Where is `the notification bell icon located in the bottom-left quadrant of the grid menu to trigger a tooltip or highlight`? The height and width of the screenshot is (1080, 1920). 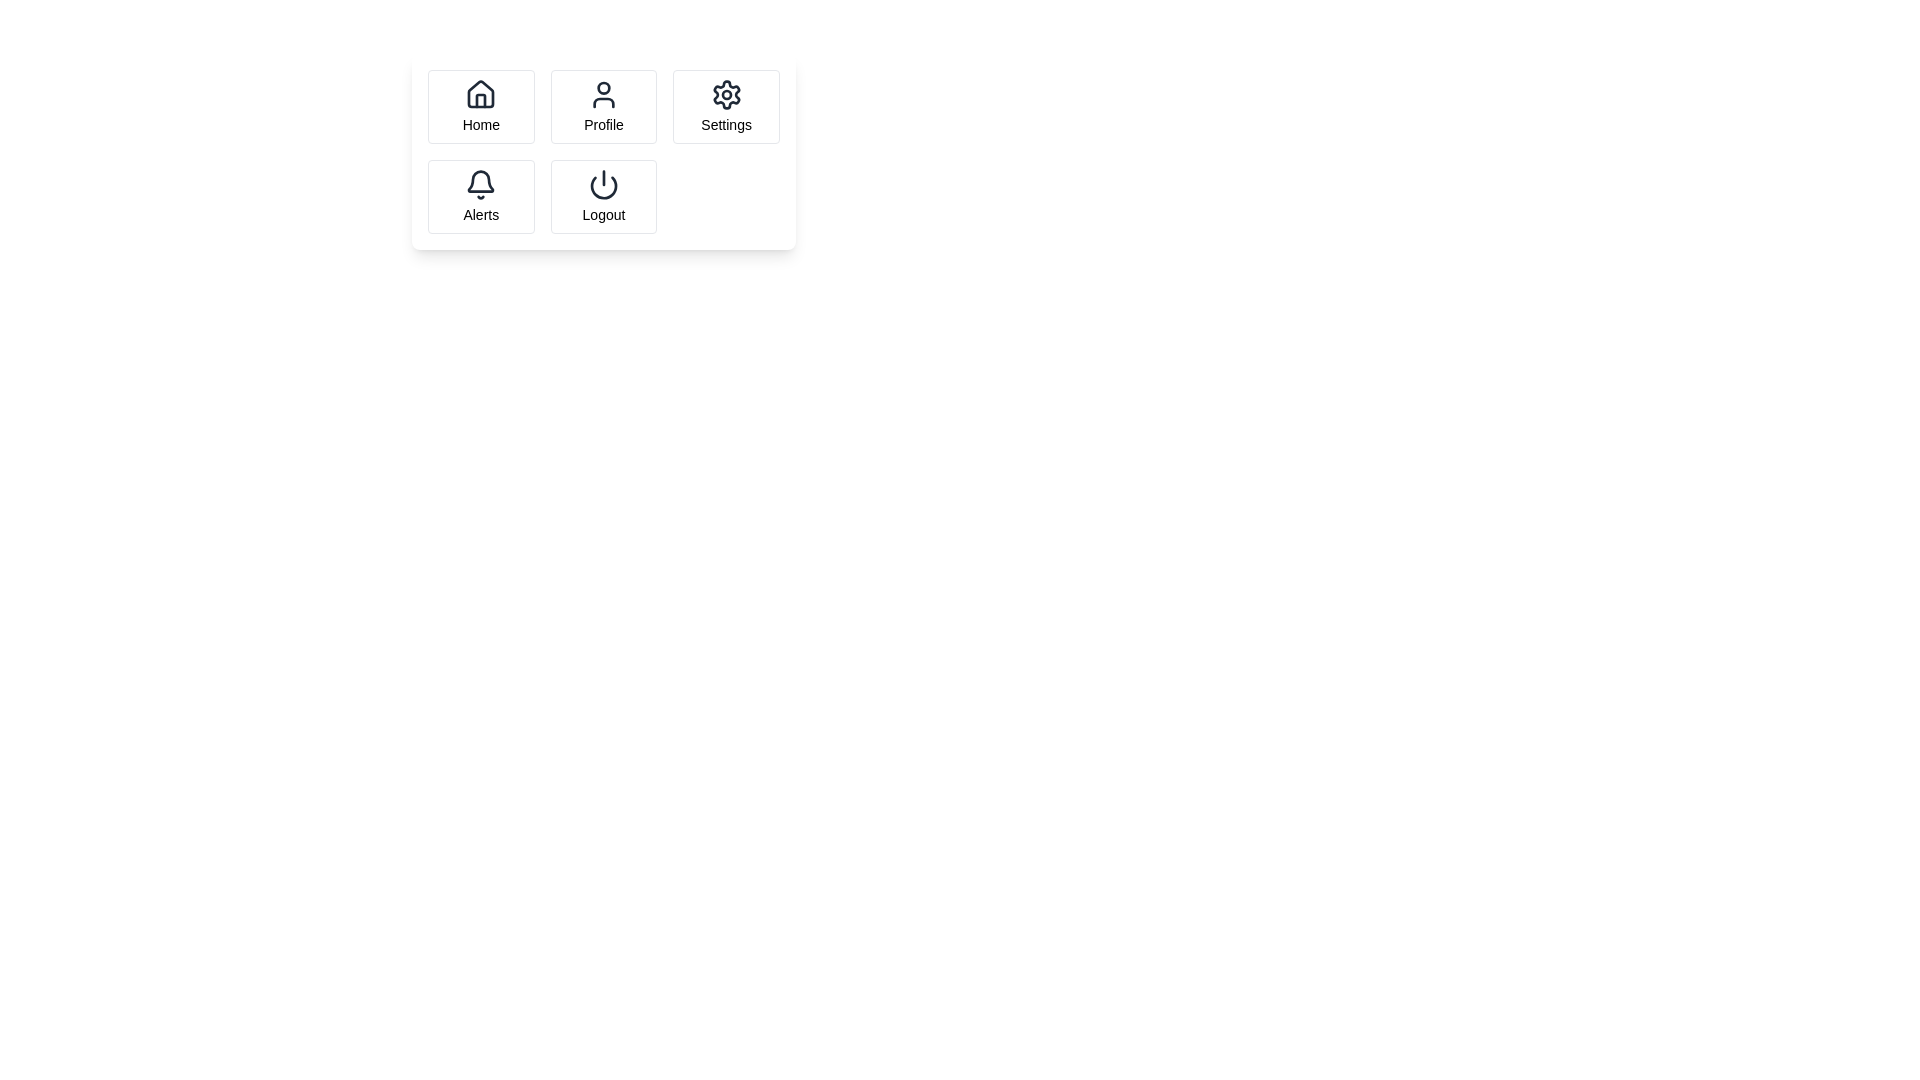
the notification bell icon located in the bottom-left quadrant of the grid menu to trigger a tooltip or highlight is located at coordinates (481, 181).